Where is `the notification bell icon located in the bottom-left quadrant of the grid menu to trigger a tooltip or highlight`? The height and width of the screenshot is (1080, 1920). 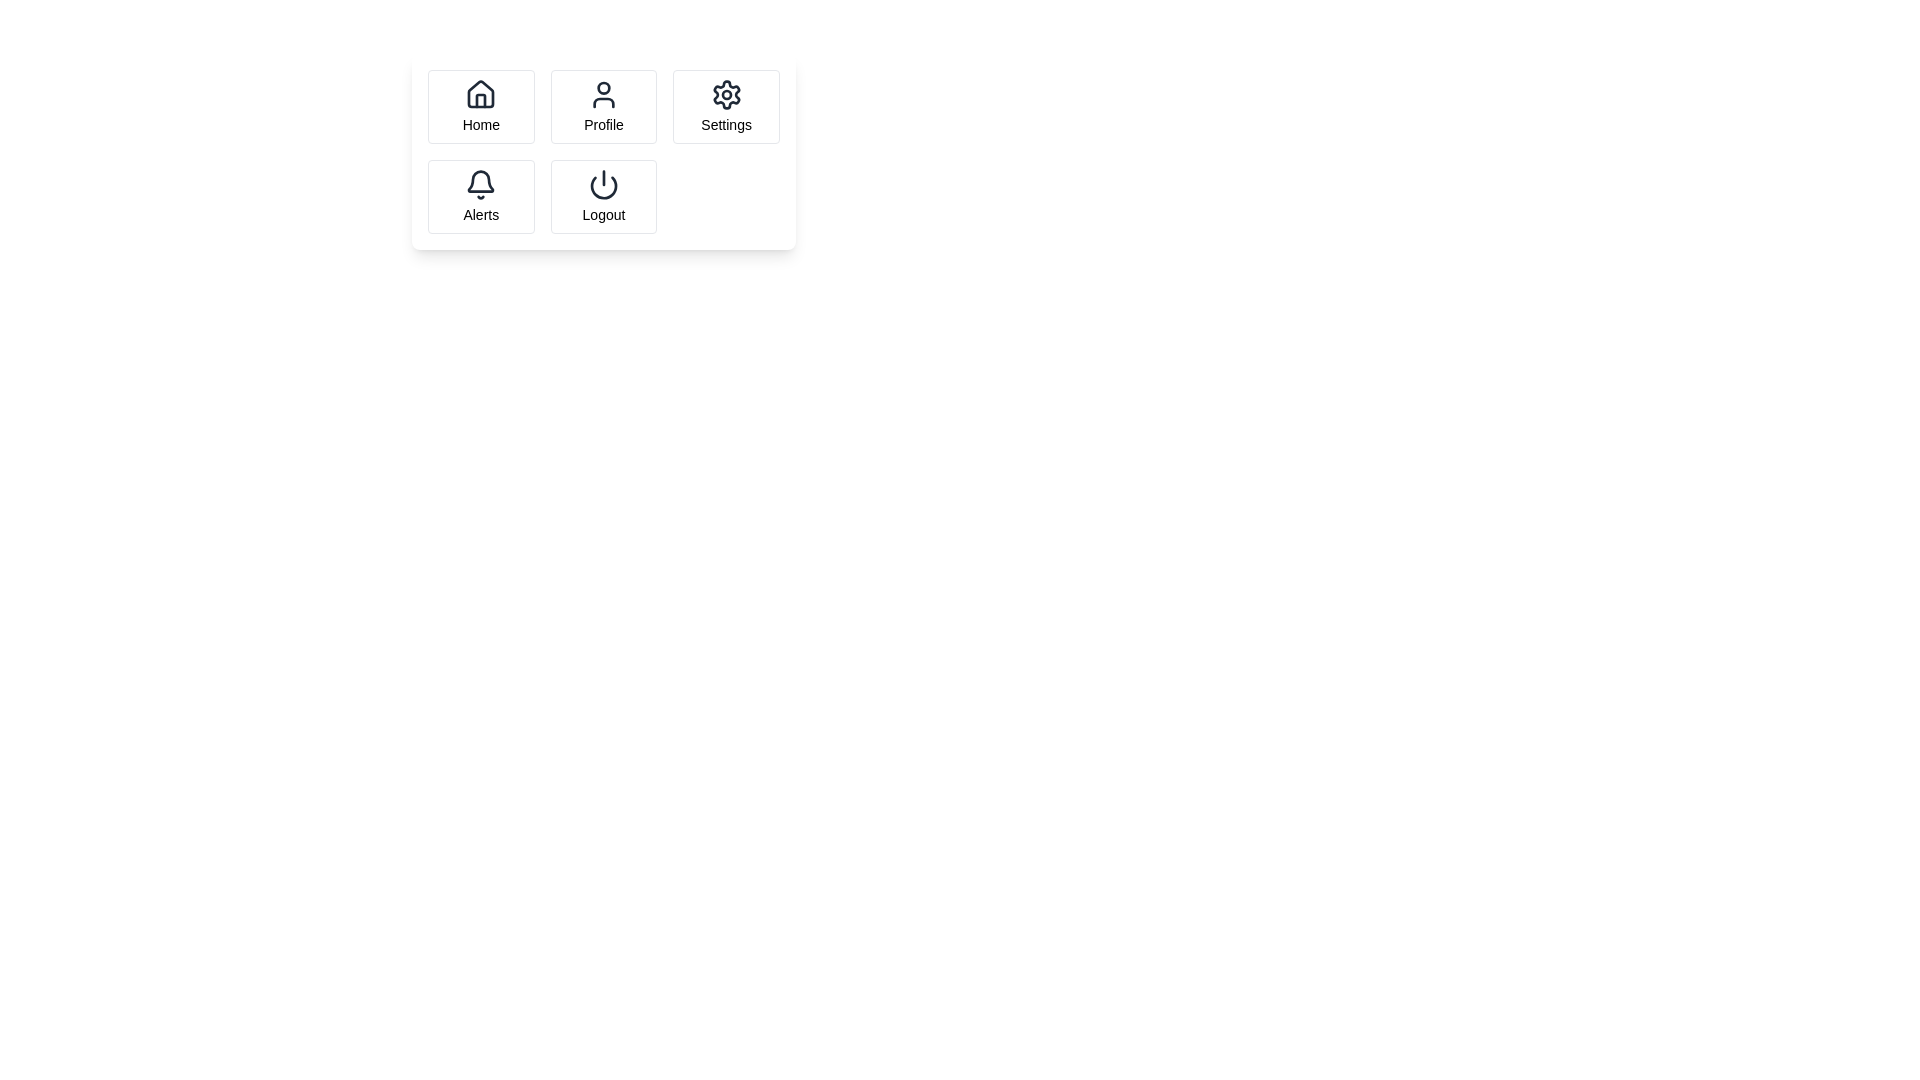
the notification bell icon located in the bottom-left quadrant of the grid menu to trigger a tooltip or highlight is located at coordinates (481, 181).